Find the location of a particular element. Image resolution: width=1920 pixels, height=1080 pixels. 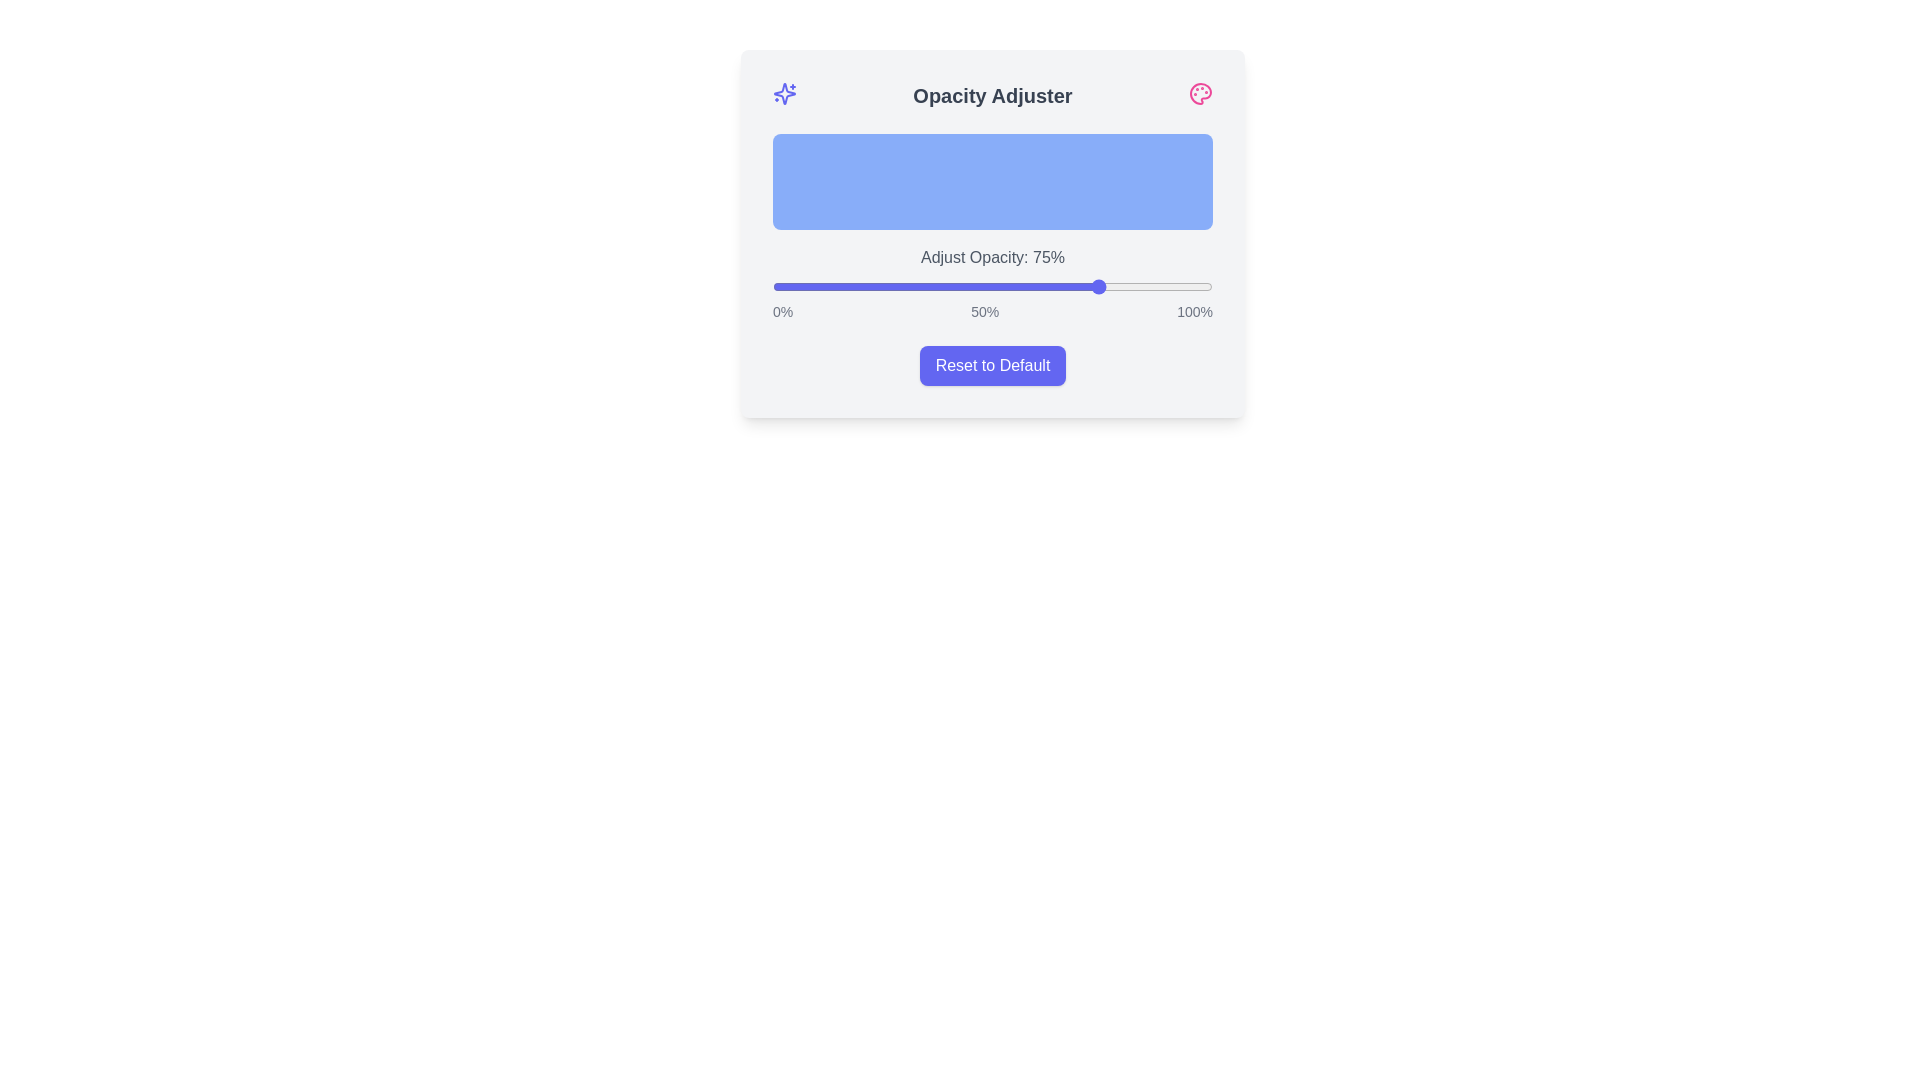

the slider to set the opacity to 81% is located at coordinates (1129, 286).